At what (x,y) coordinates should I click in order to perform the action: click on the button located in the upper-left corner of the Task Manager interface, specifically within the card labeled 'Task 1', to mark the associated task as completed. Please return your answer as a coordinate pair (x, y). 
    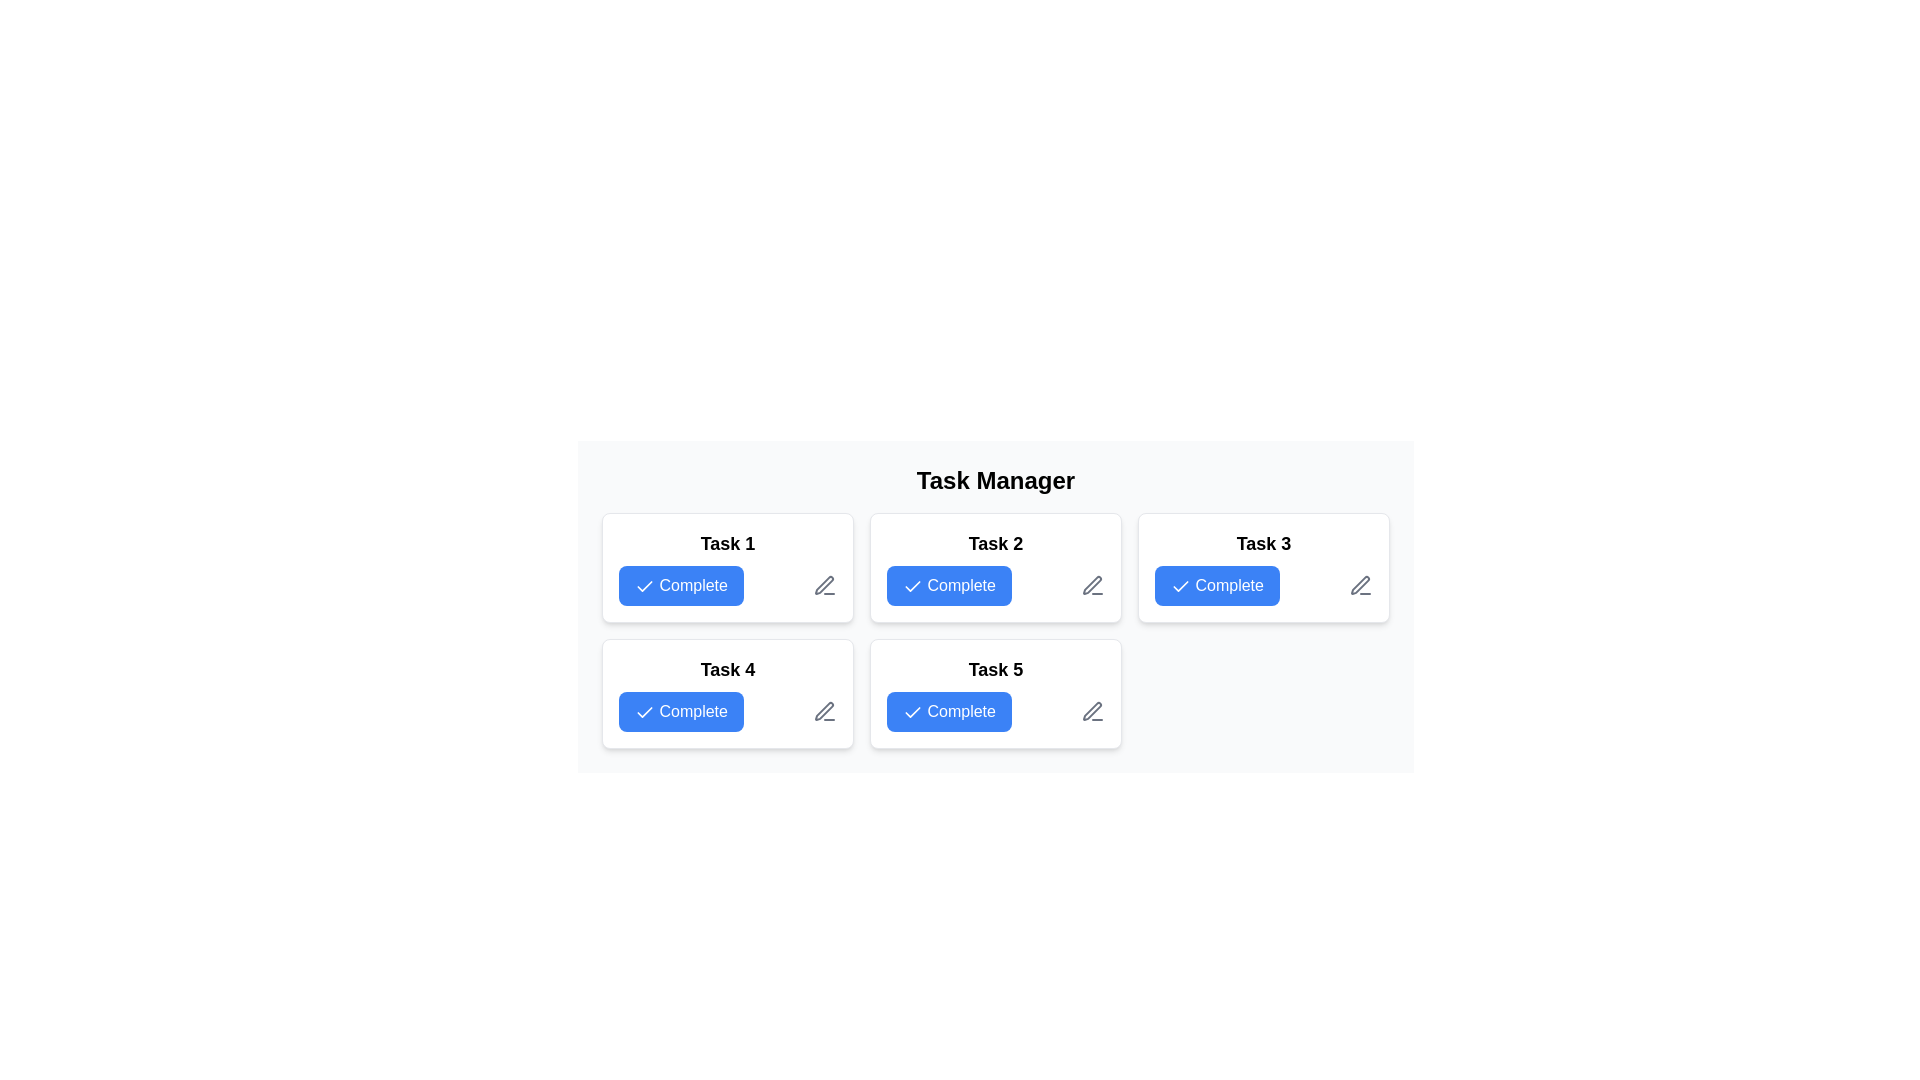
    Looking at the image, I should click on (681, 585).